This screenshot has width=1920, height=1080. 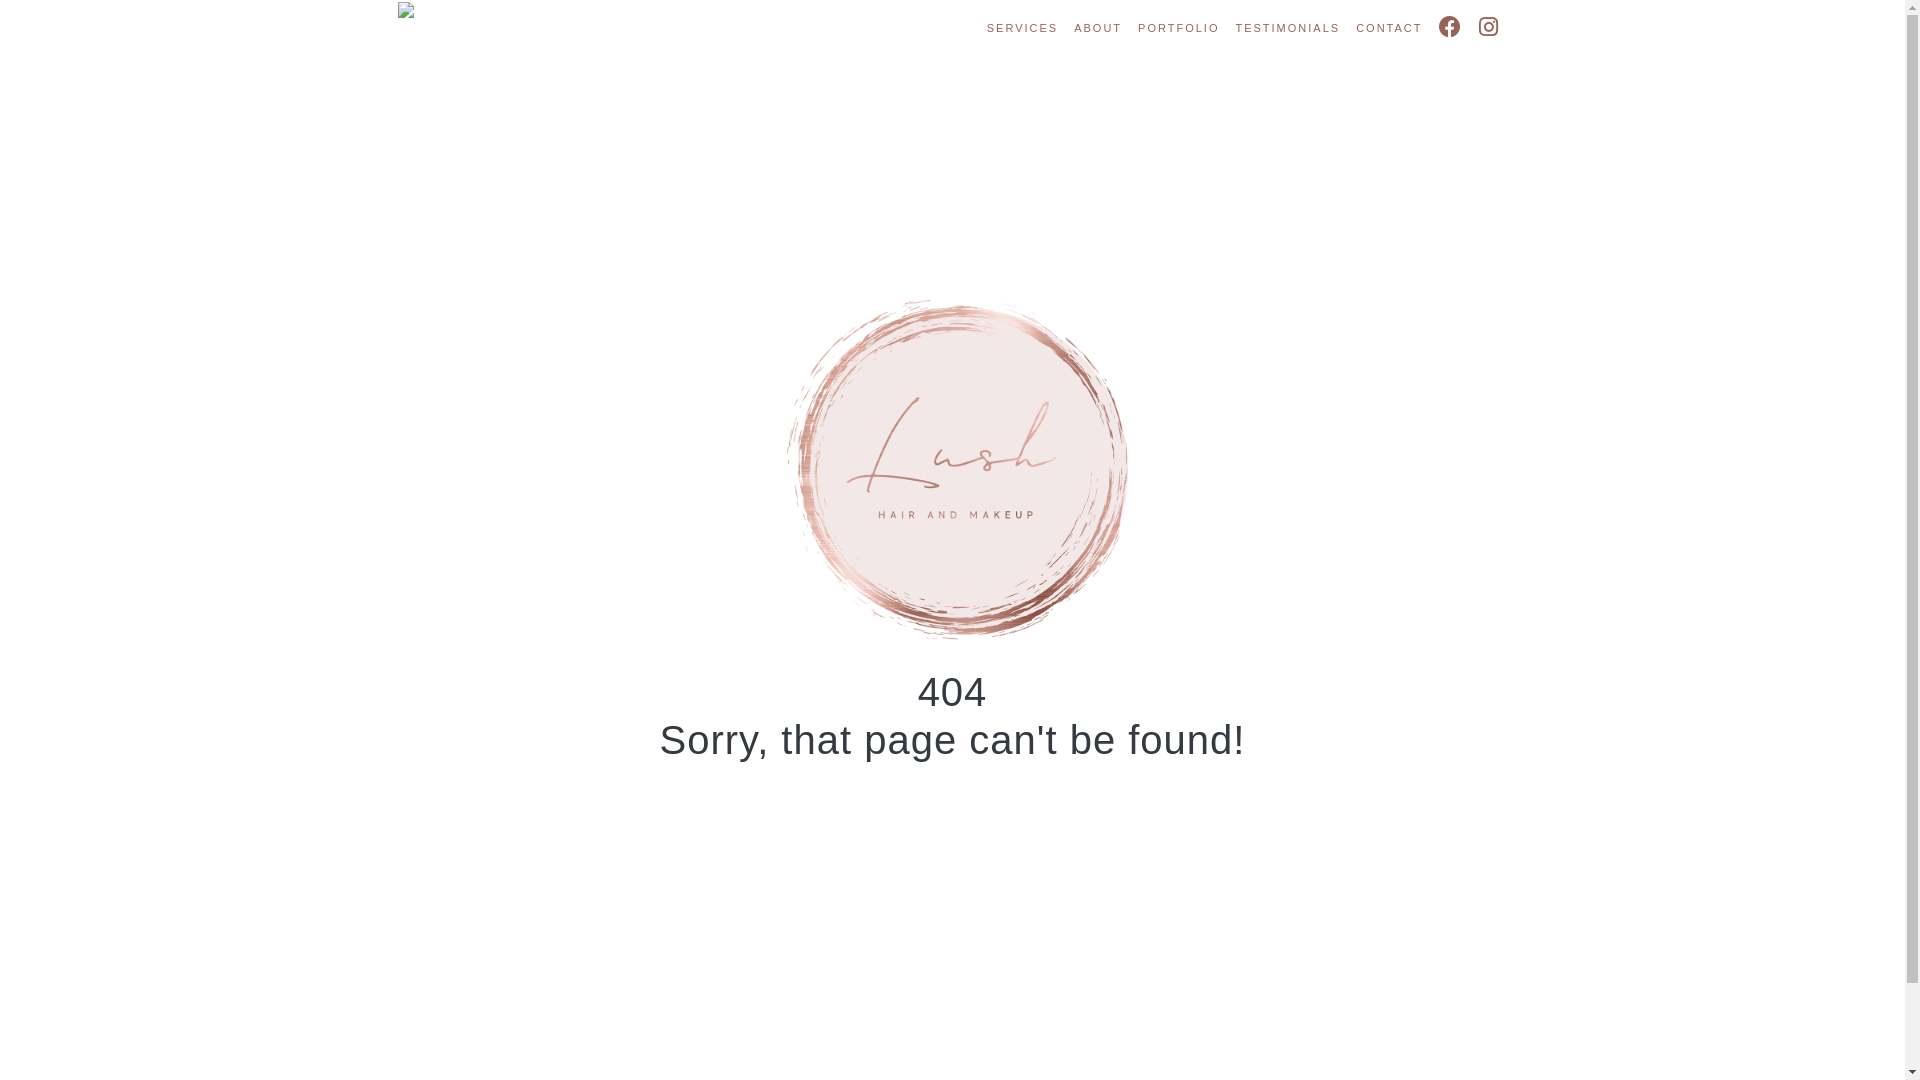 I want to click on 'ABOUT', so click(x=1097, y=28).